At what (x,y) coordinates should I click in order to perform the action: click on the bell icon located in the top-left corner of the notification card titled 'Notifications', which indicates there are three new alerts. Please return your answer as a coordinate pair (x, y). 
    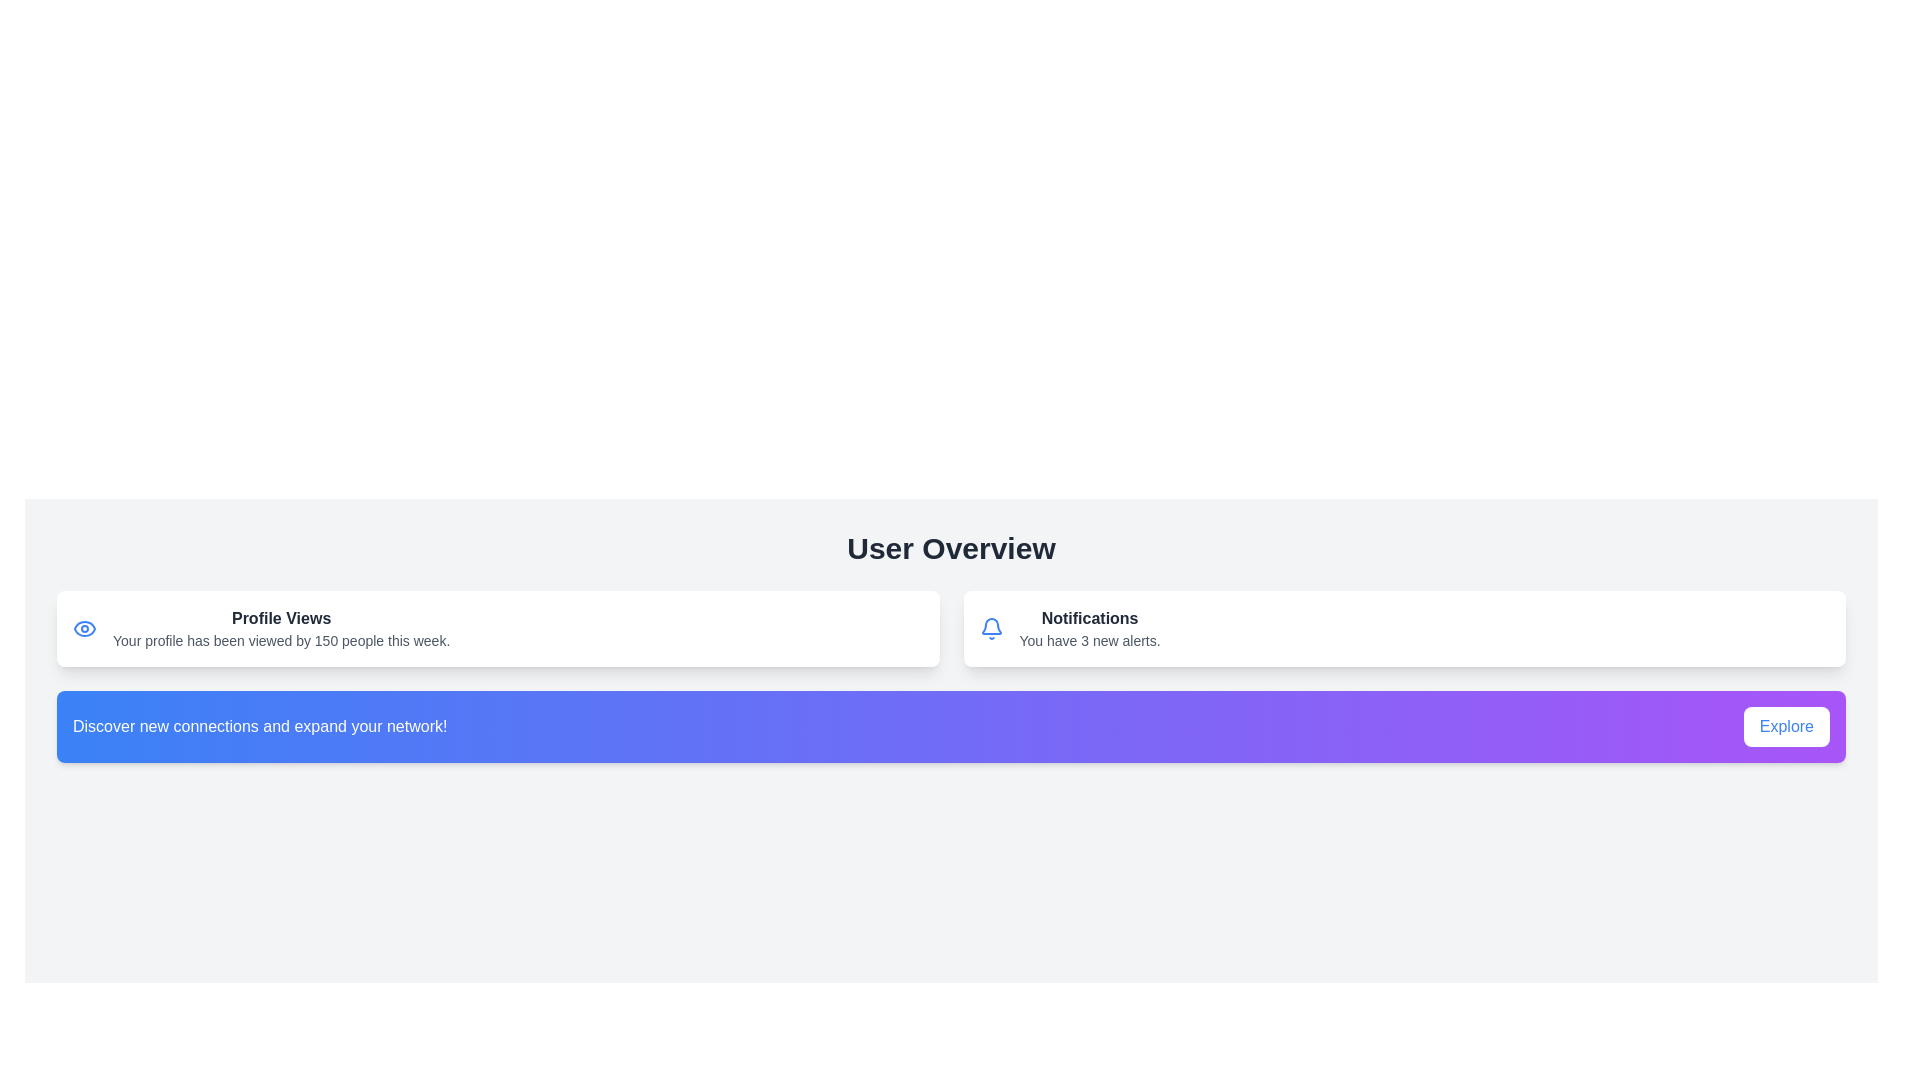
    Looking at the image, I should click on (991, 627).